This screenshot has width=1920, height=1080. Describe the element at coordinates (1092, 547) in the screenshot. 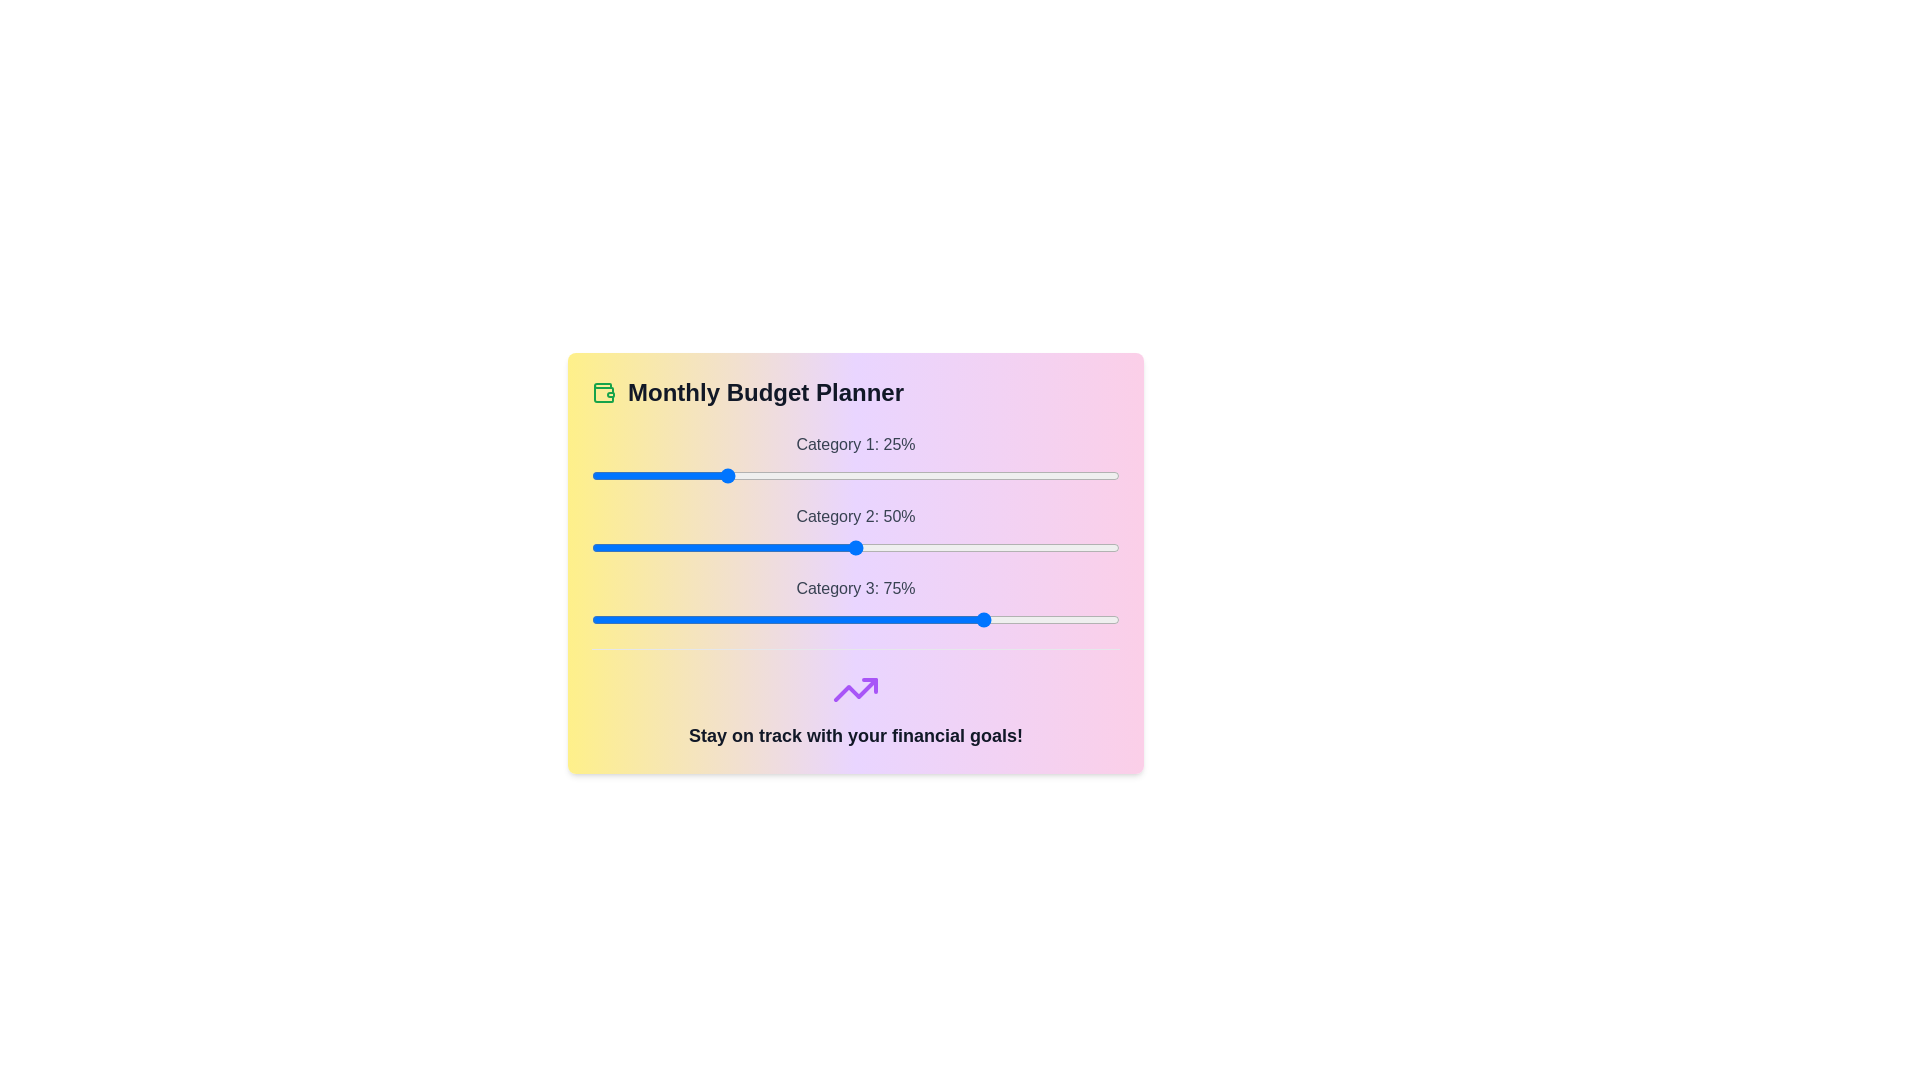

I see `the slider for Category 2 to 95%` at that location.